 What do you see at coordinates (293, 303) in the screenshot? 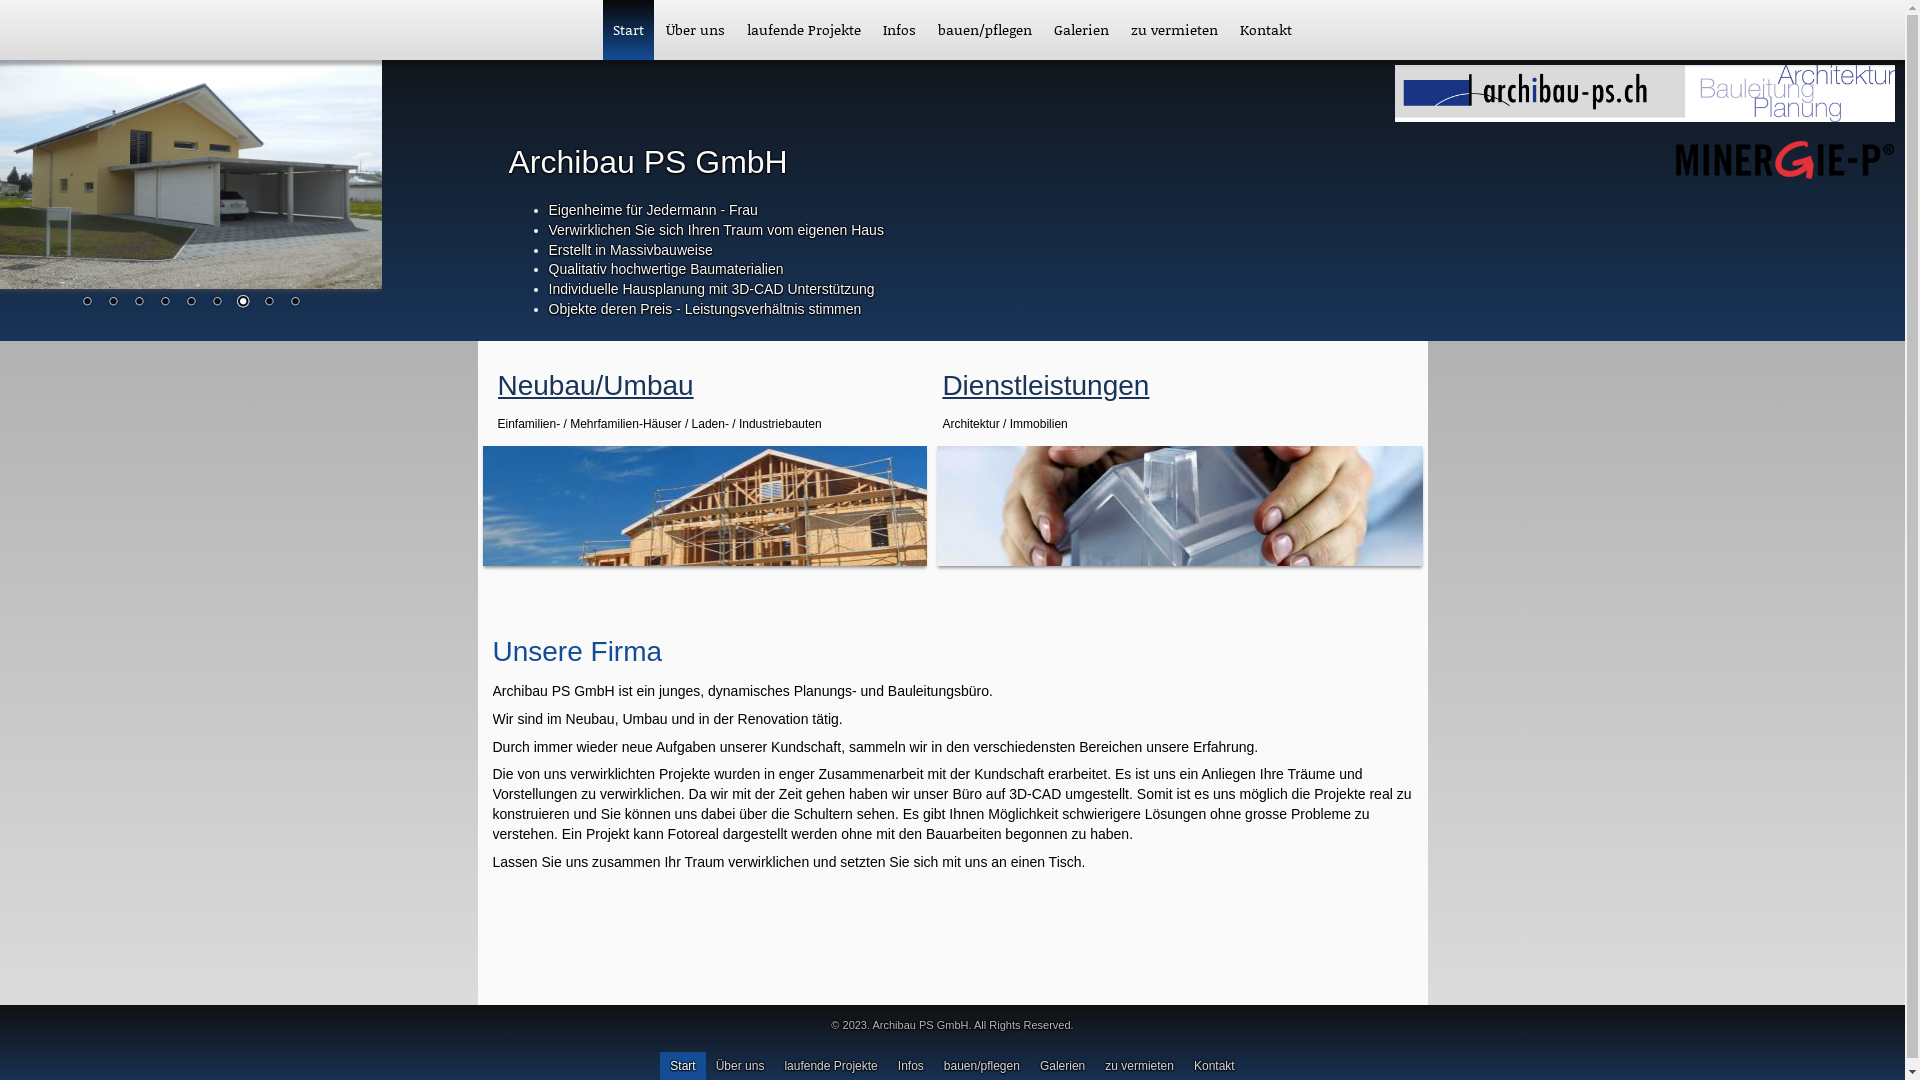
I see `'9'` at bounding box center [293, 303].